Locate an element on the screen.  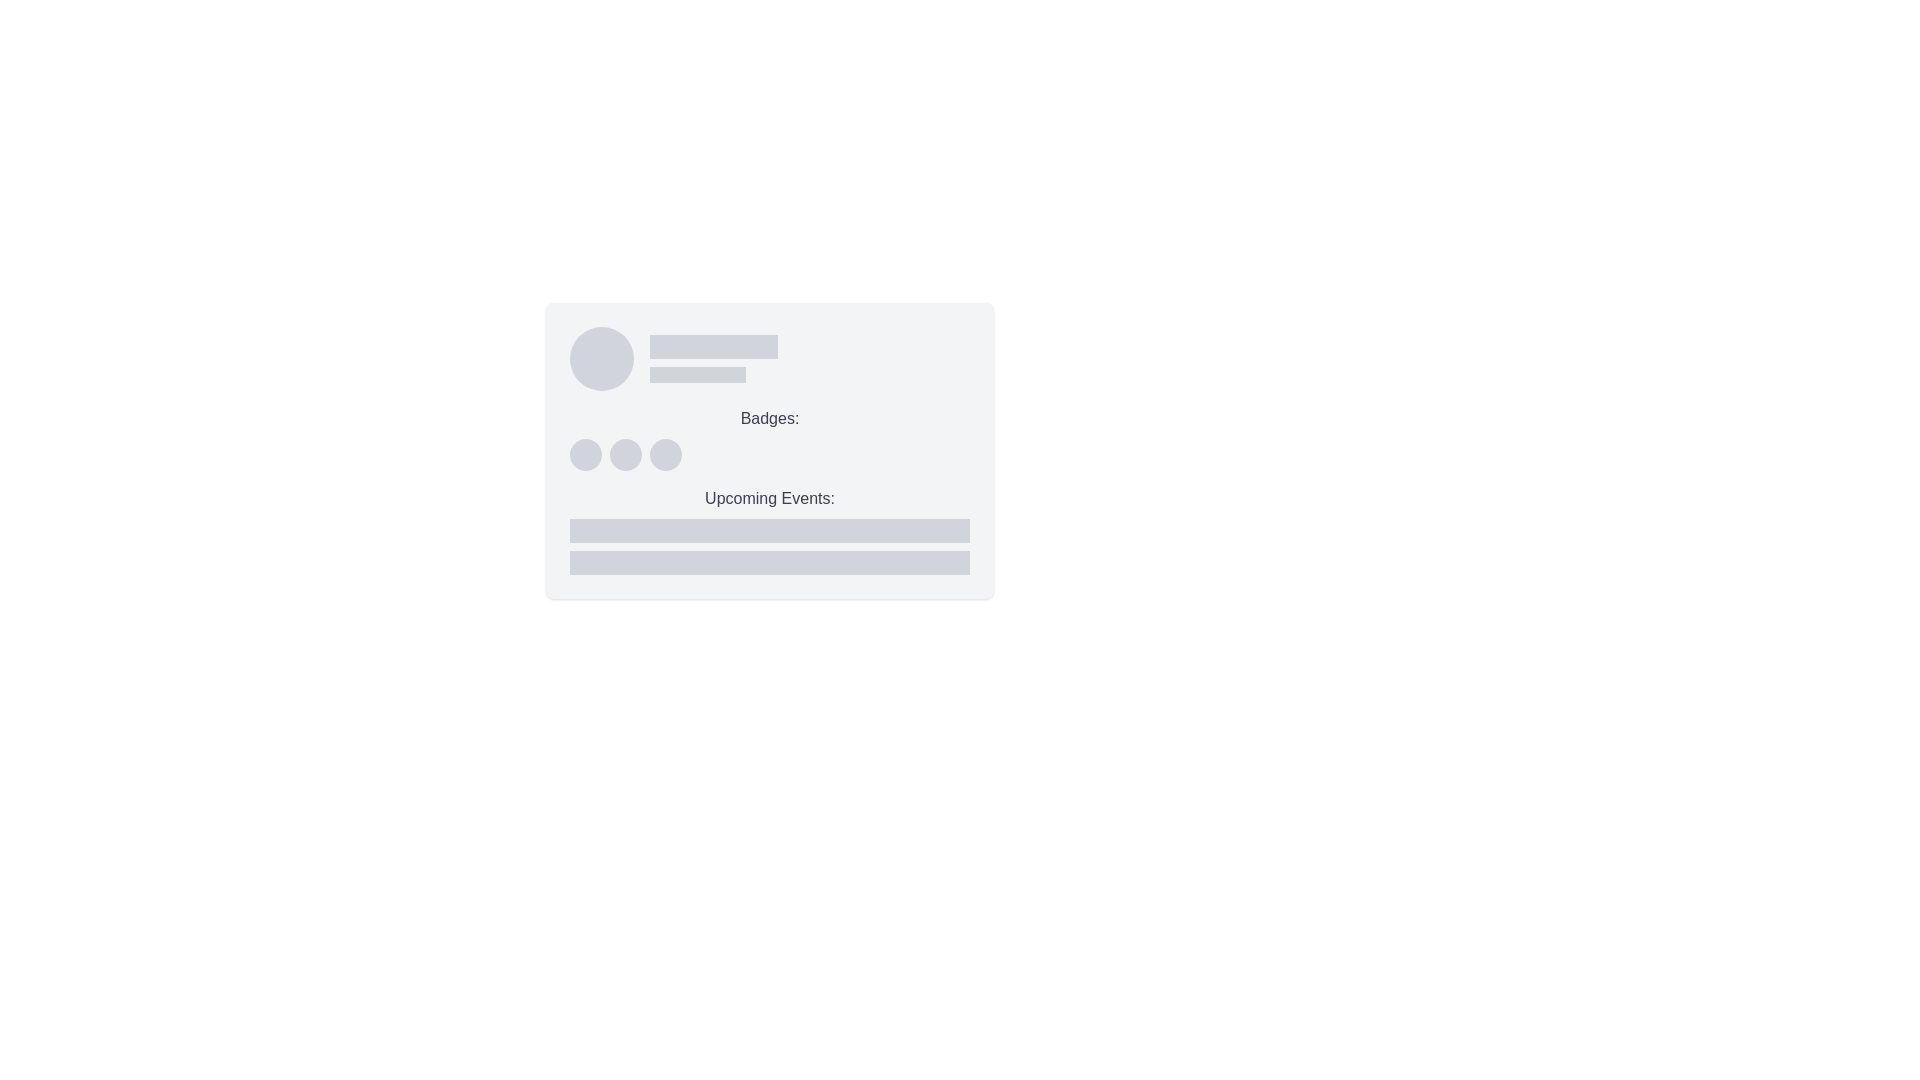
the Placeholder bar, a small, horizontal rectangular element filled with light gray color located below a larger gray rectangle is located at coordinates (697, 374).